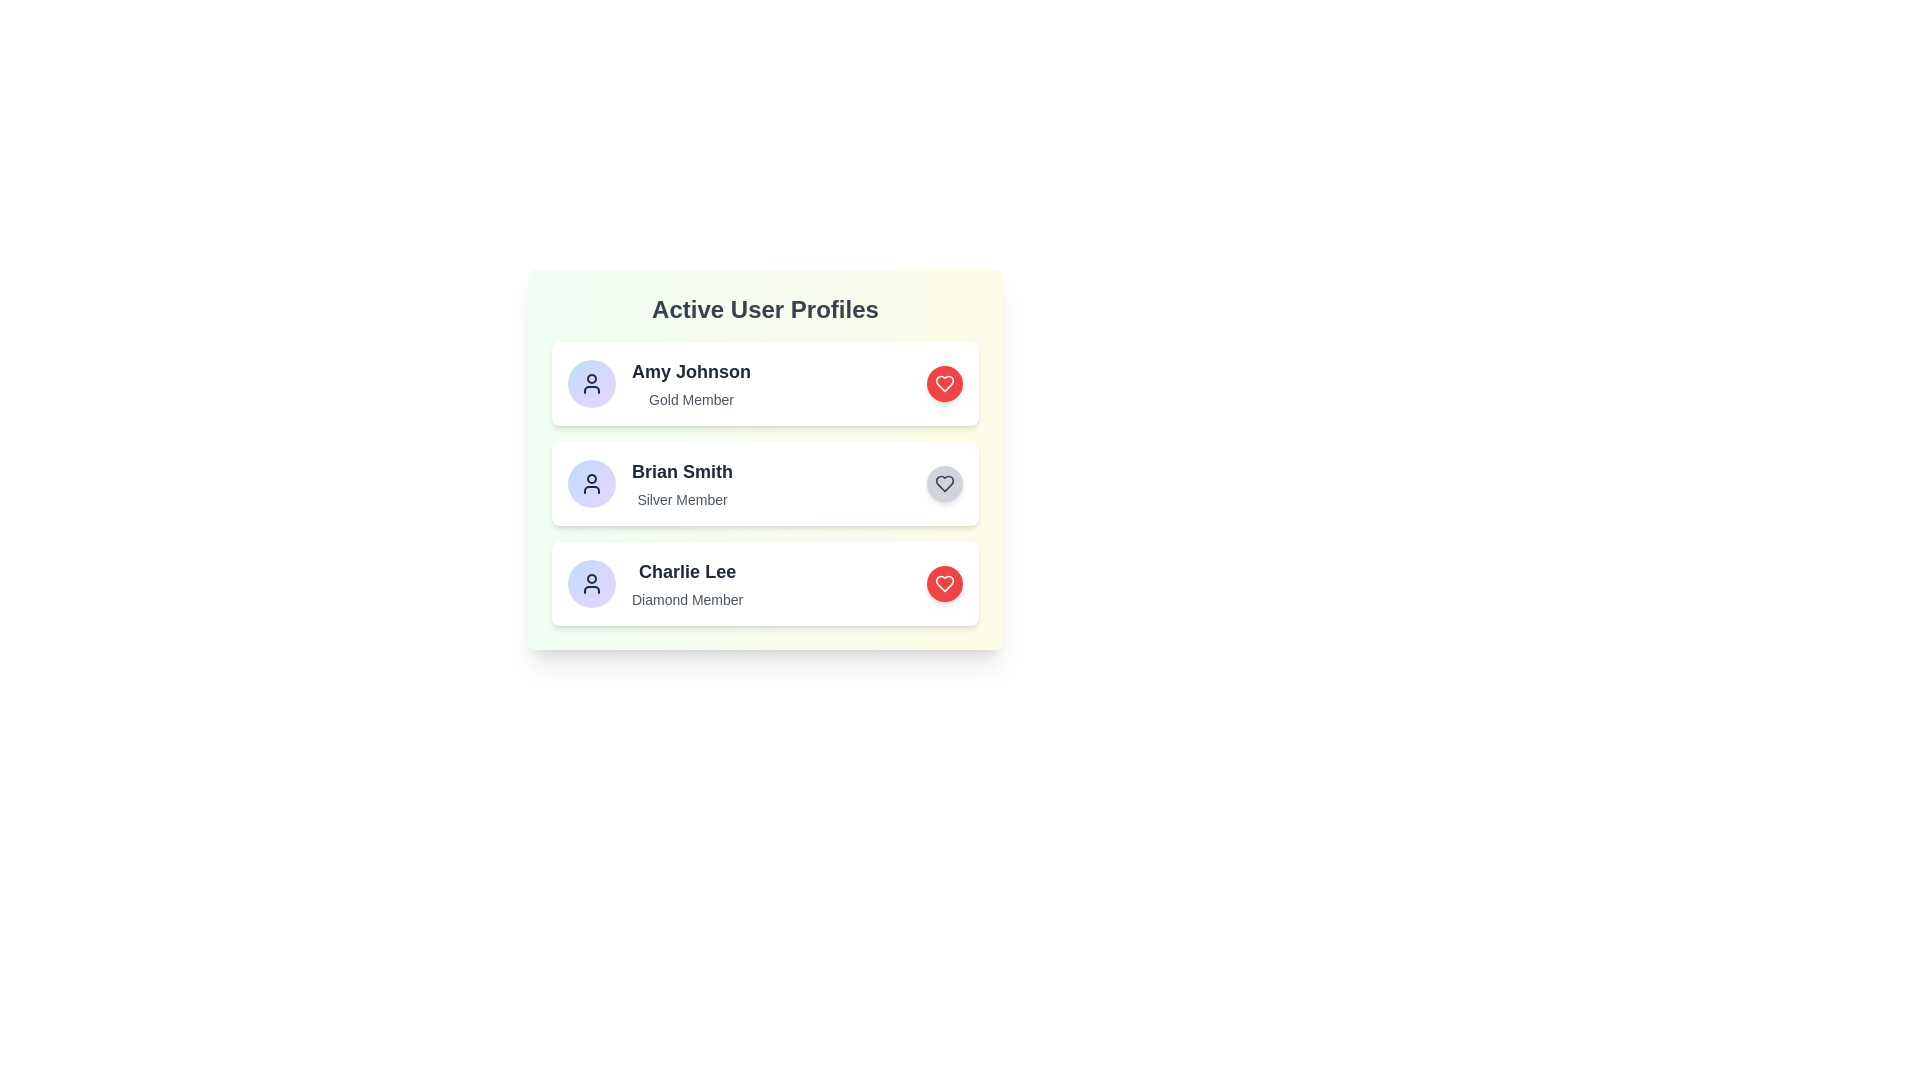 The image size is (1920, 1080). What do you see at coordinates (590, 483) in the screenshot?
I see `the user profile avatar icon representing 'Brian Smith'` at bounding box center [590, 483].